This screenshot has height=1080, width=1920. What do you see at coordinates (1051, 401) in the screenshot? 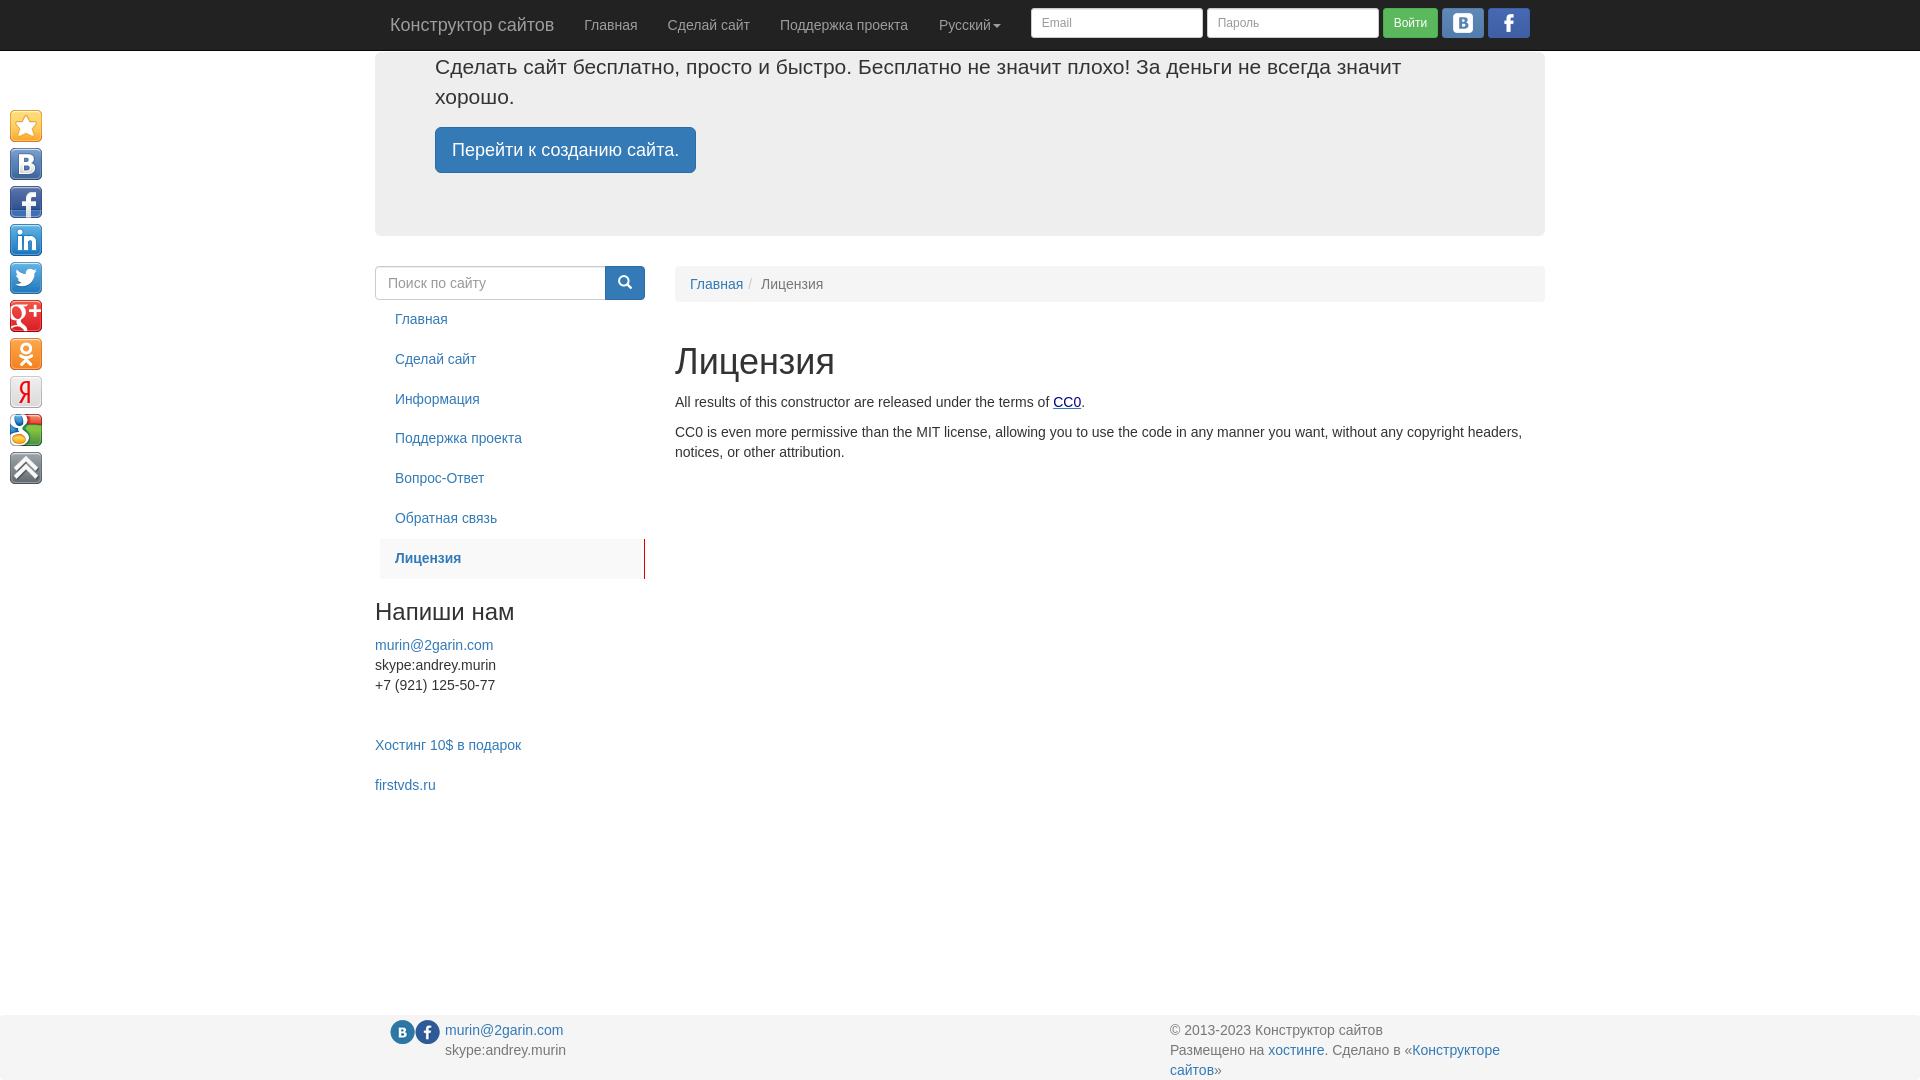
I see `'CC0'` at bounding box center [1051, 401].